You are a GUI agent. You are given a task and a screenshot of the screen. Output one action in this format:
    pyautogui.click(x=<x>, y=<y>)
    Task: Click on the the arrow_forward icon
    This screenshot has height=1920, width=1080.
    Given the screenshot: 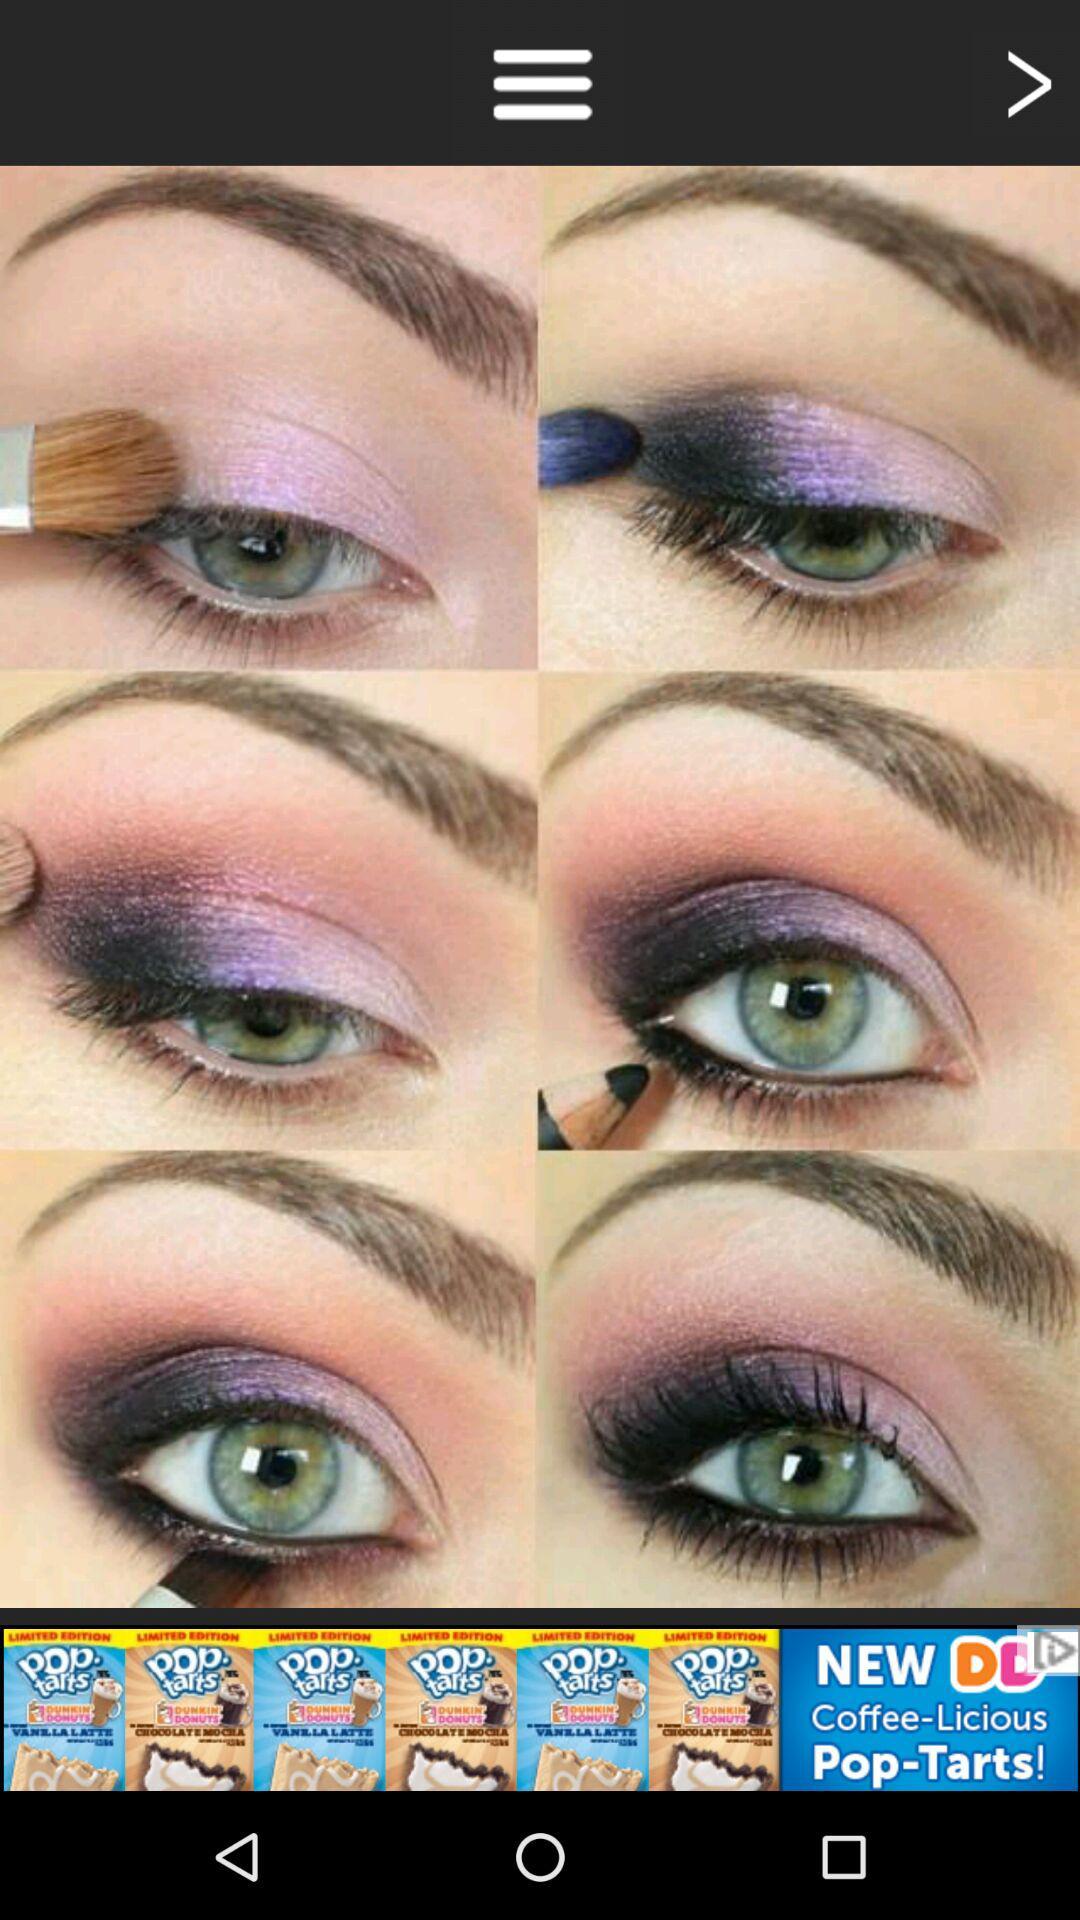 What is the action you would take?
    pyautogui.click(x=1026, y=87)
    